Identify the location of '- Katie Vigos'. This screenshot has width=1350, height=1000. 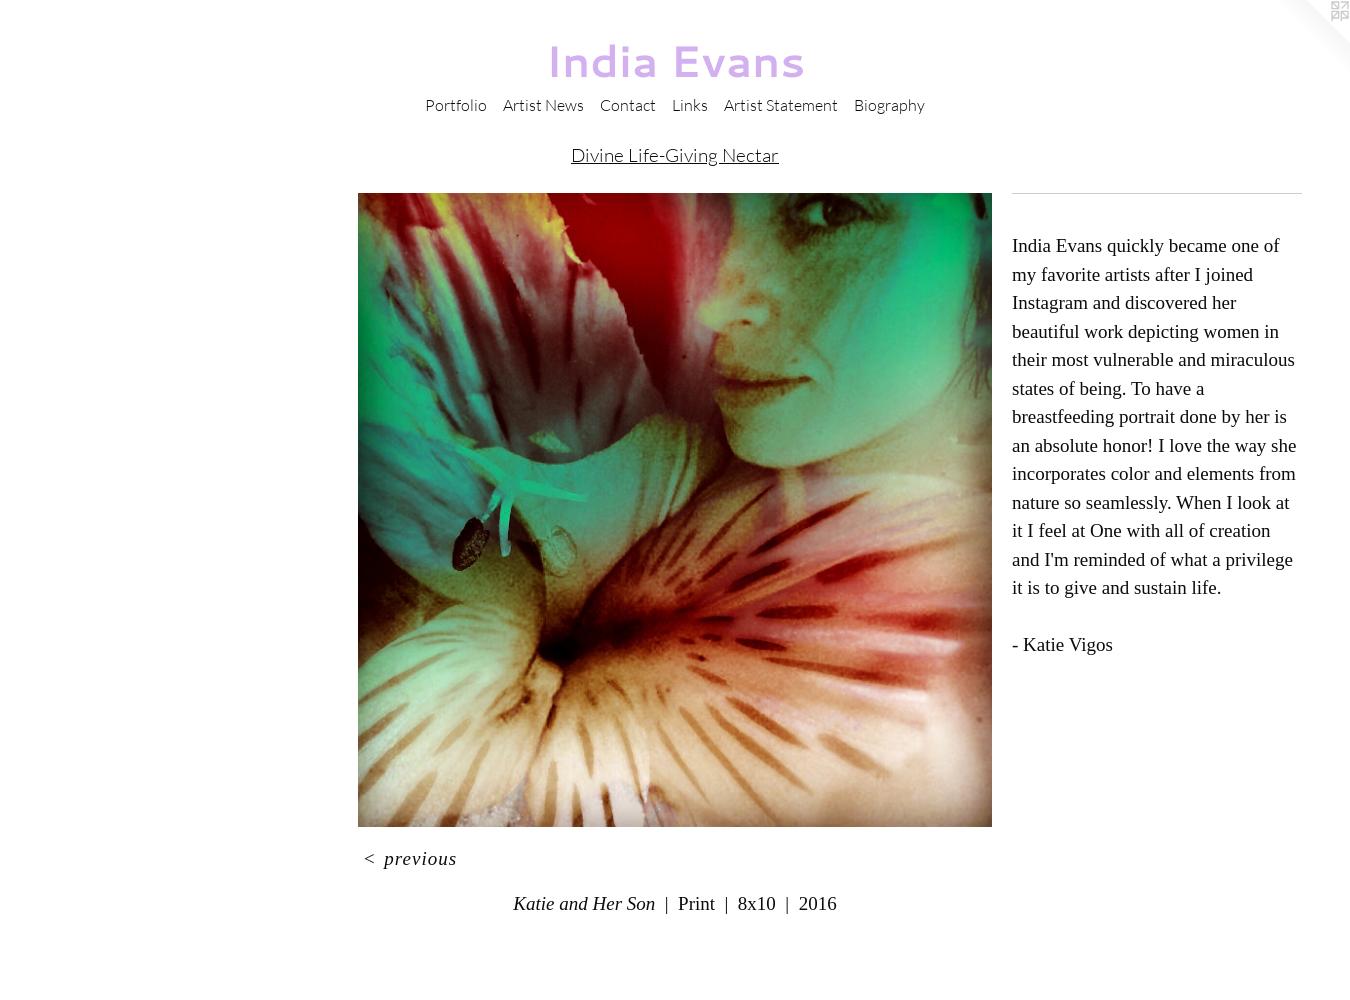
(1062, 644).